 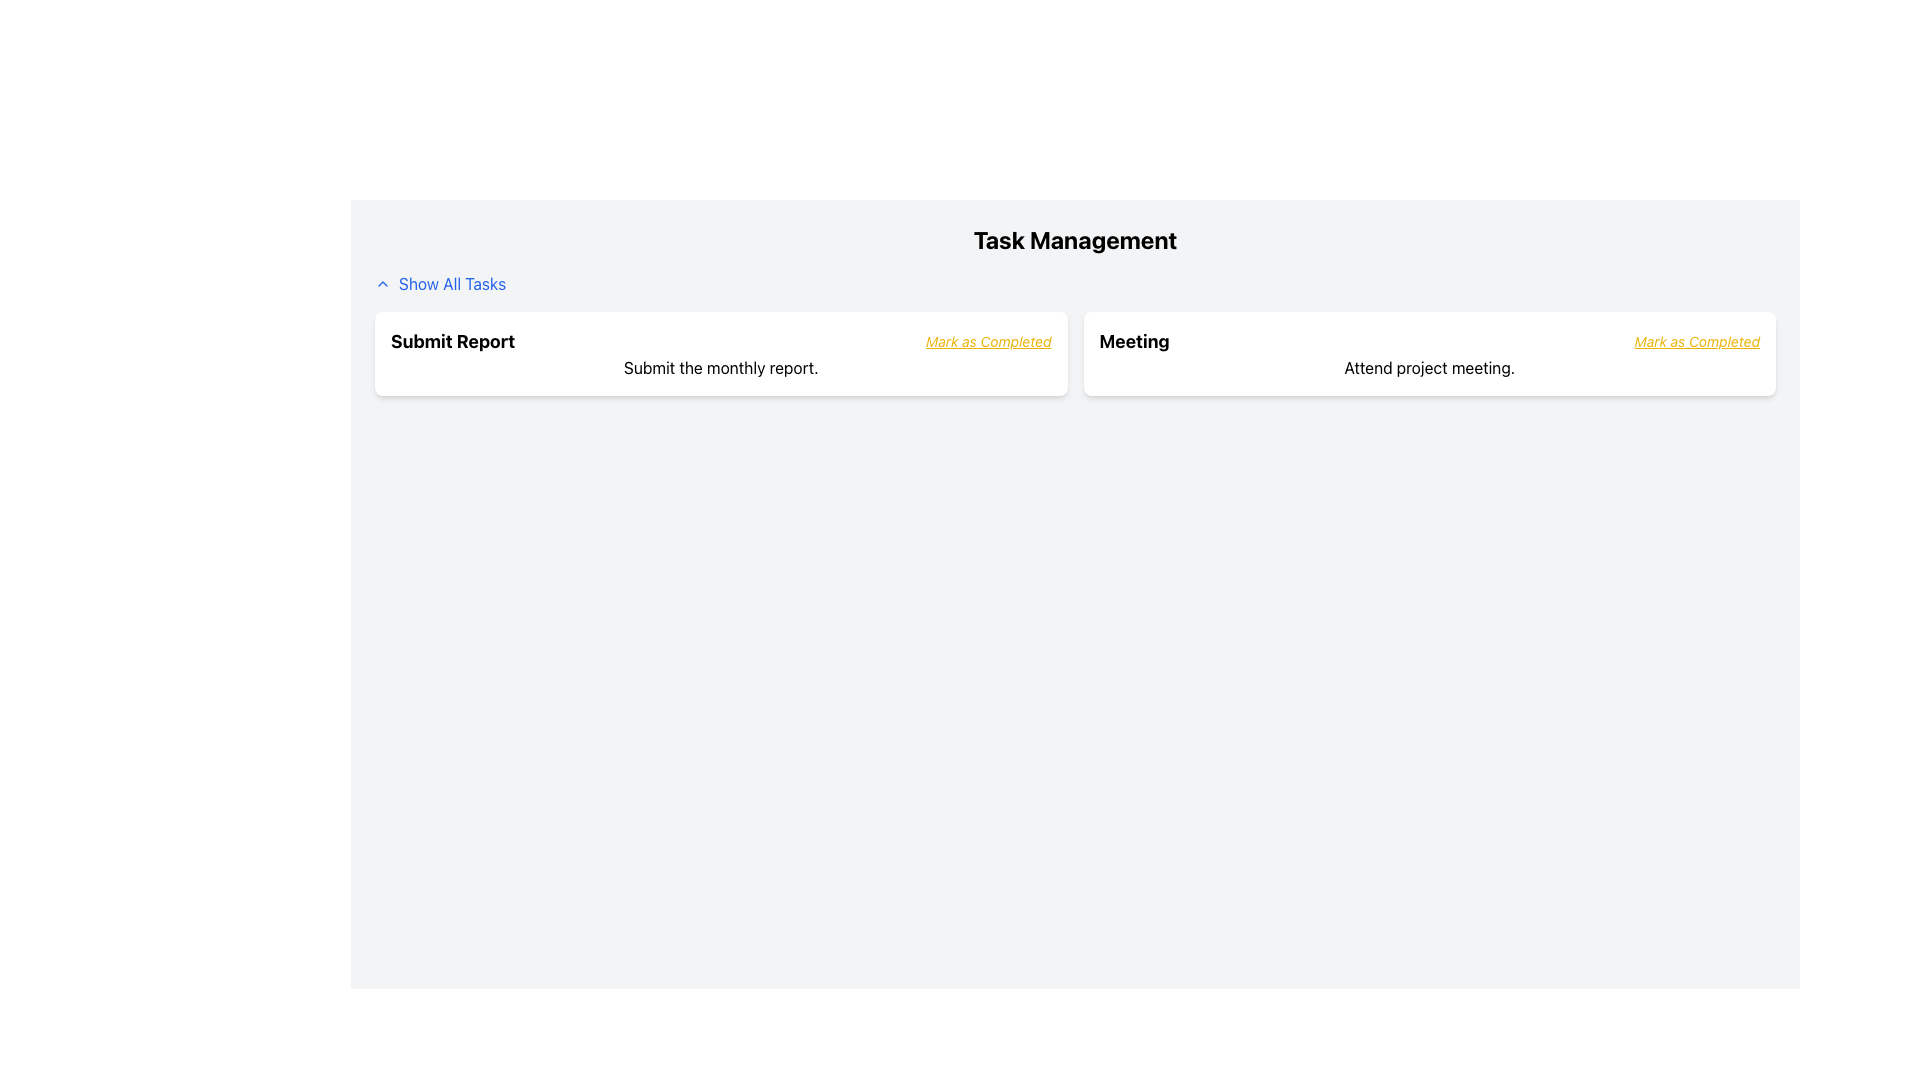 What do you see at coordinates (1696, 341) in the screenshot?
I see `the button that allows users to mark a task as completed, located to the right of the 'Meeting' text` at bounding box center [1696, 341].